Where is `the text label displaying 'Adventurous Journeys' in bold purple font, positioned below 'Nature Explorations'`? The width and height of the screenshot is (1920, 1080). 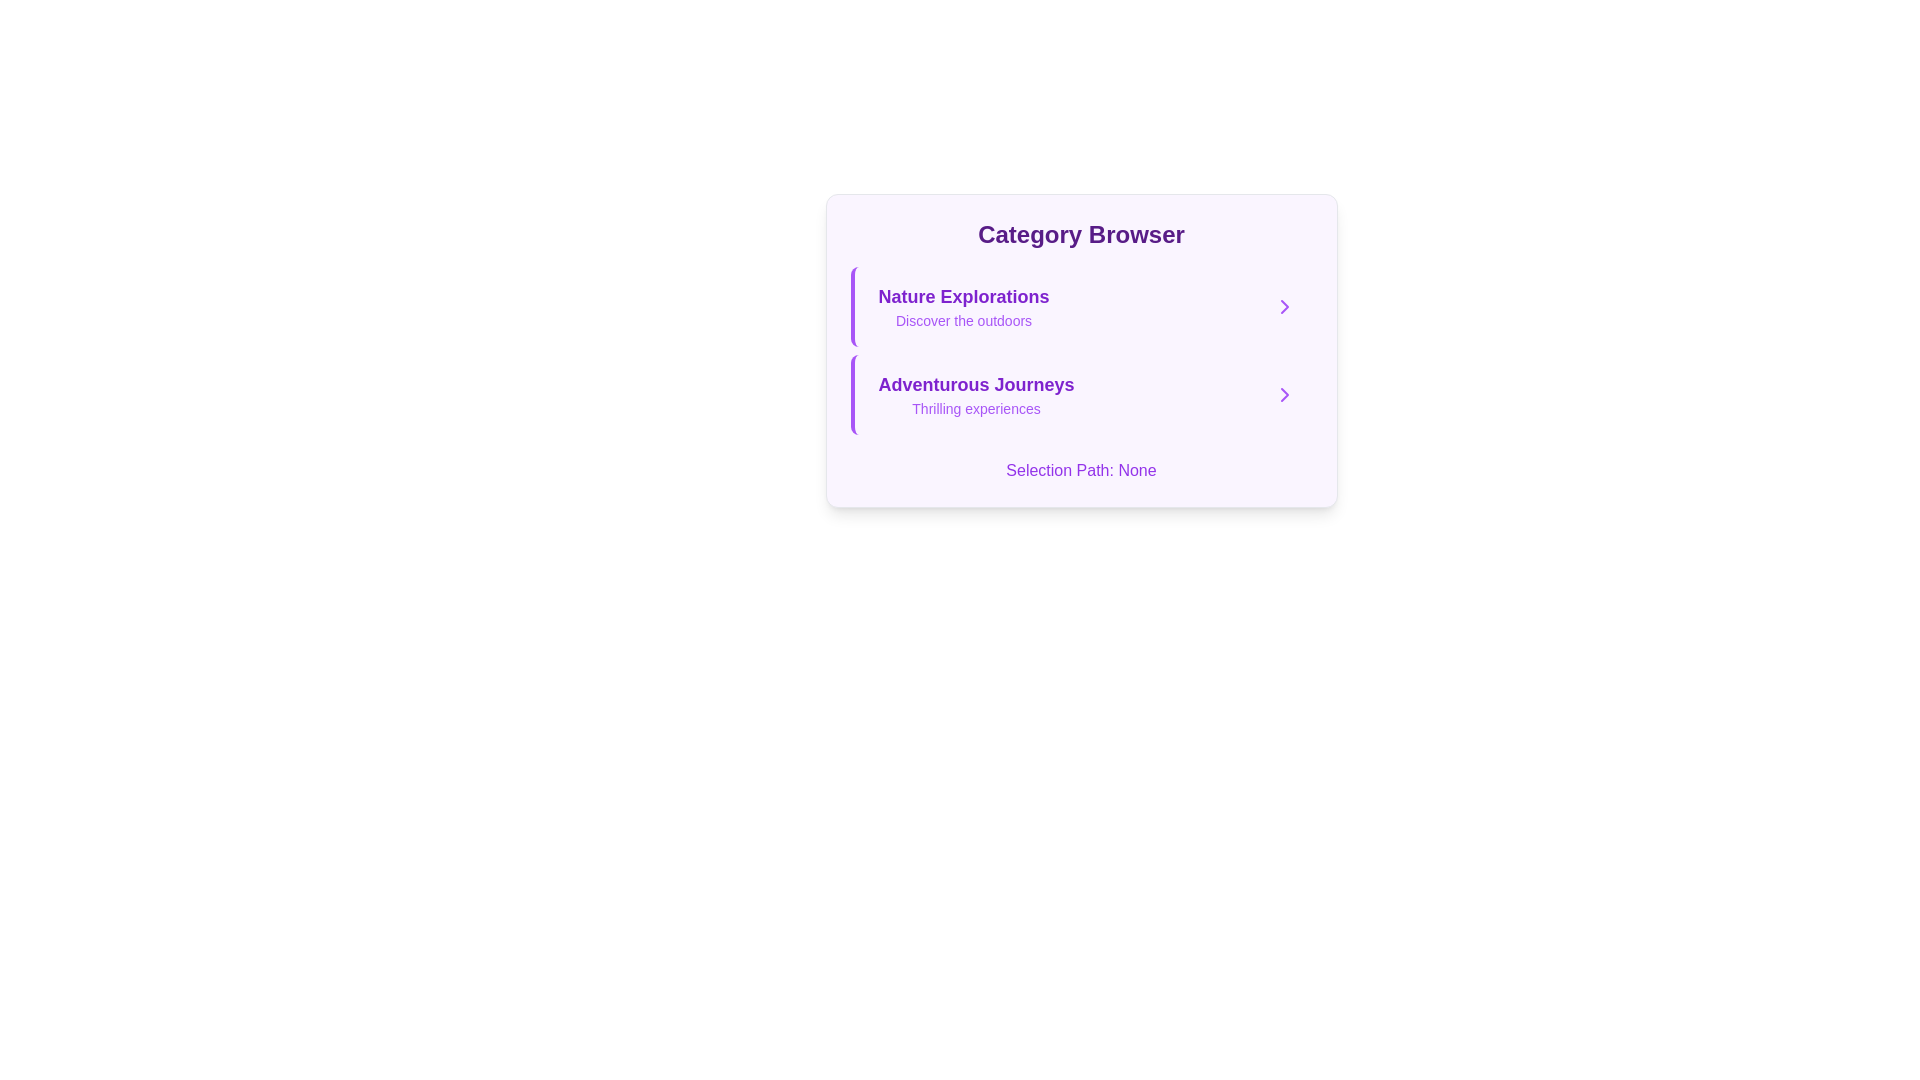 the text label displaying 'Adventurous Journeys' in bold purple font, positioned below 'Nature Explorations' is located at coordinates (976, 385).